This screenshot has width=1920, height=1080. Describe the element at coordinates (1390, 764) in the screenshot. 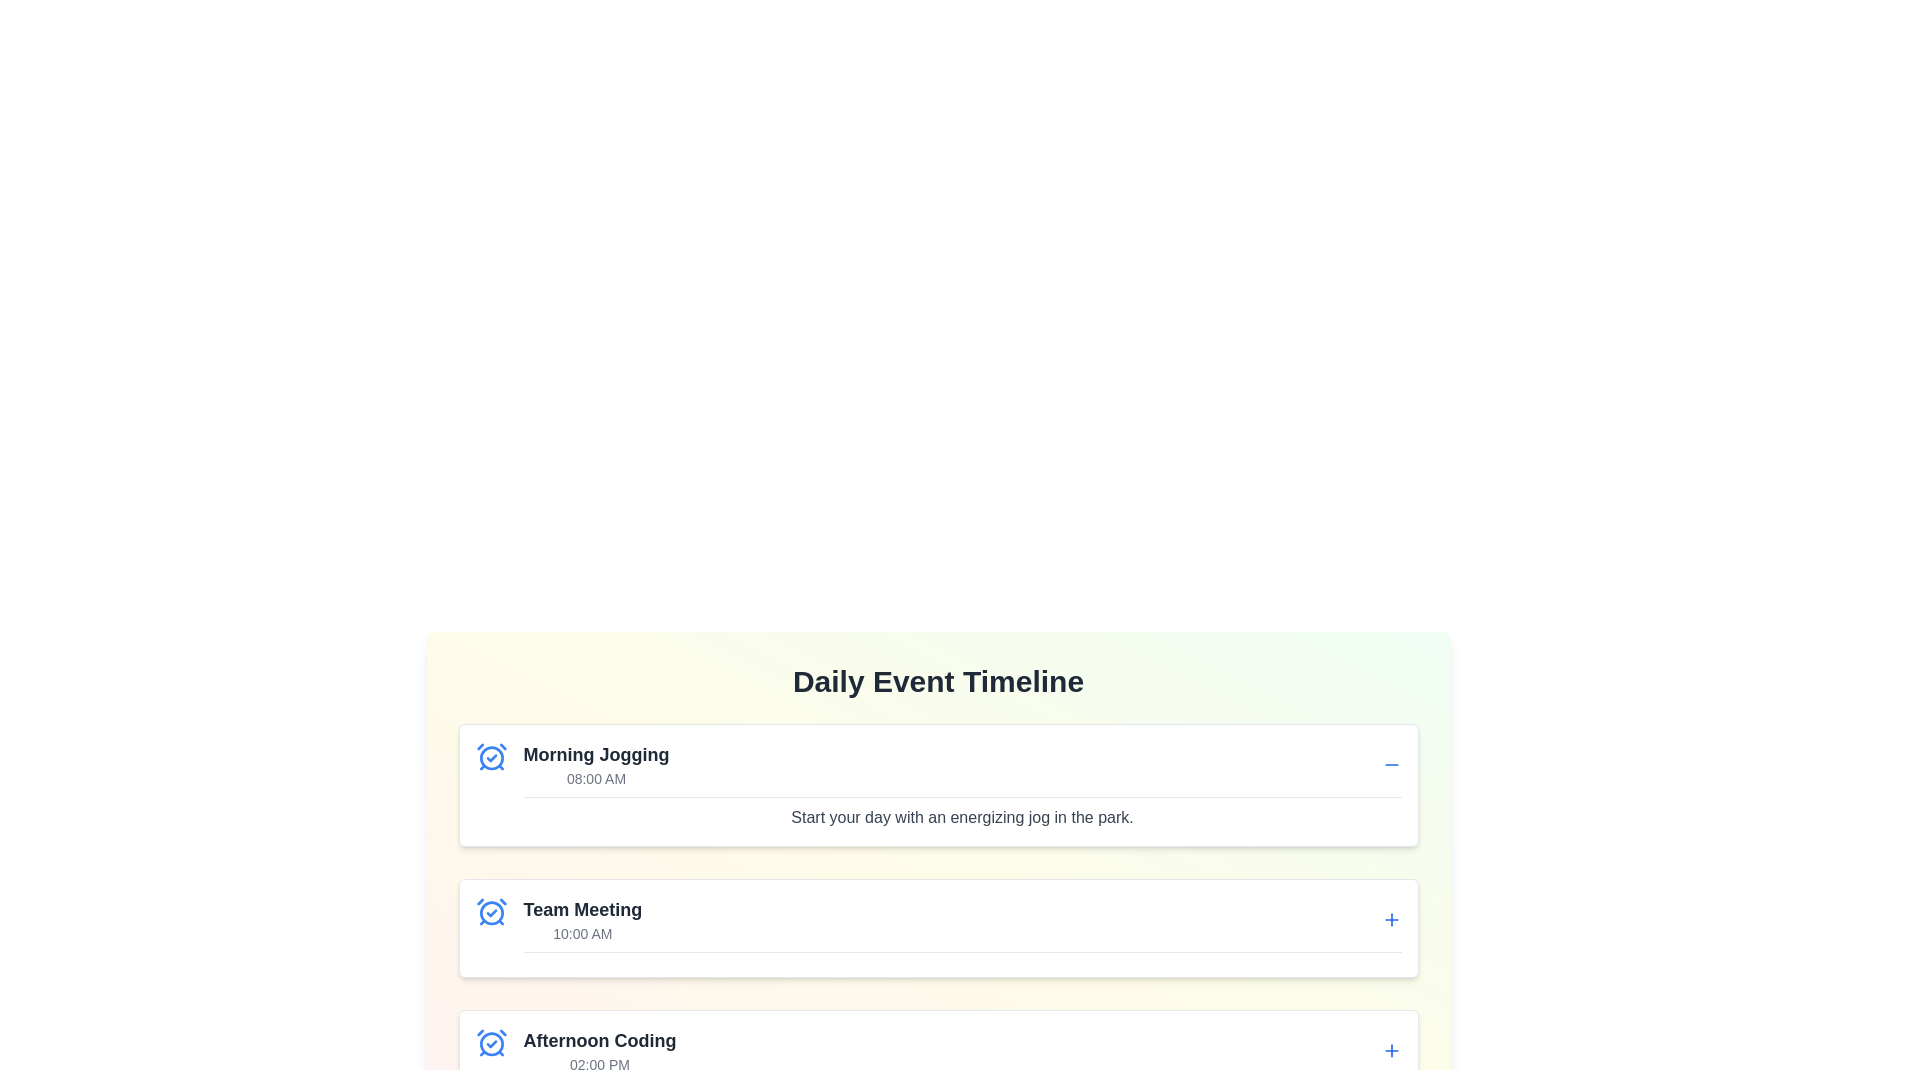

I see `the small blue minus icon located in the top-right corner of the 'Morning Jogging' card` at that location.